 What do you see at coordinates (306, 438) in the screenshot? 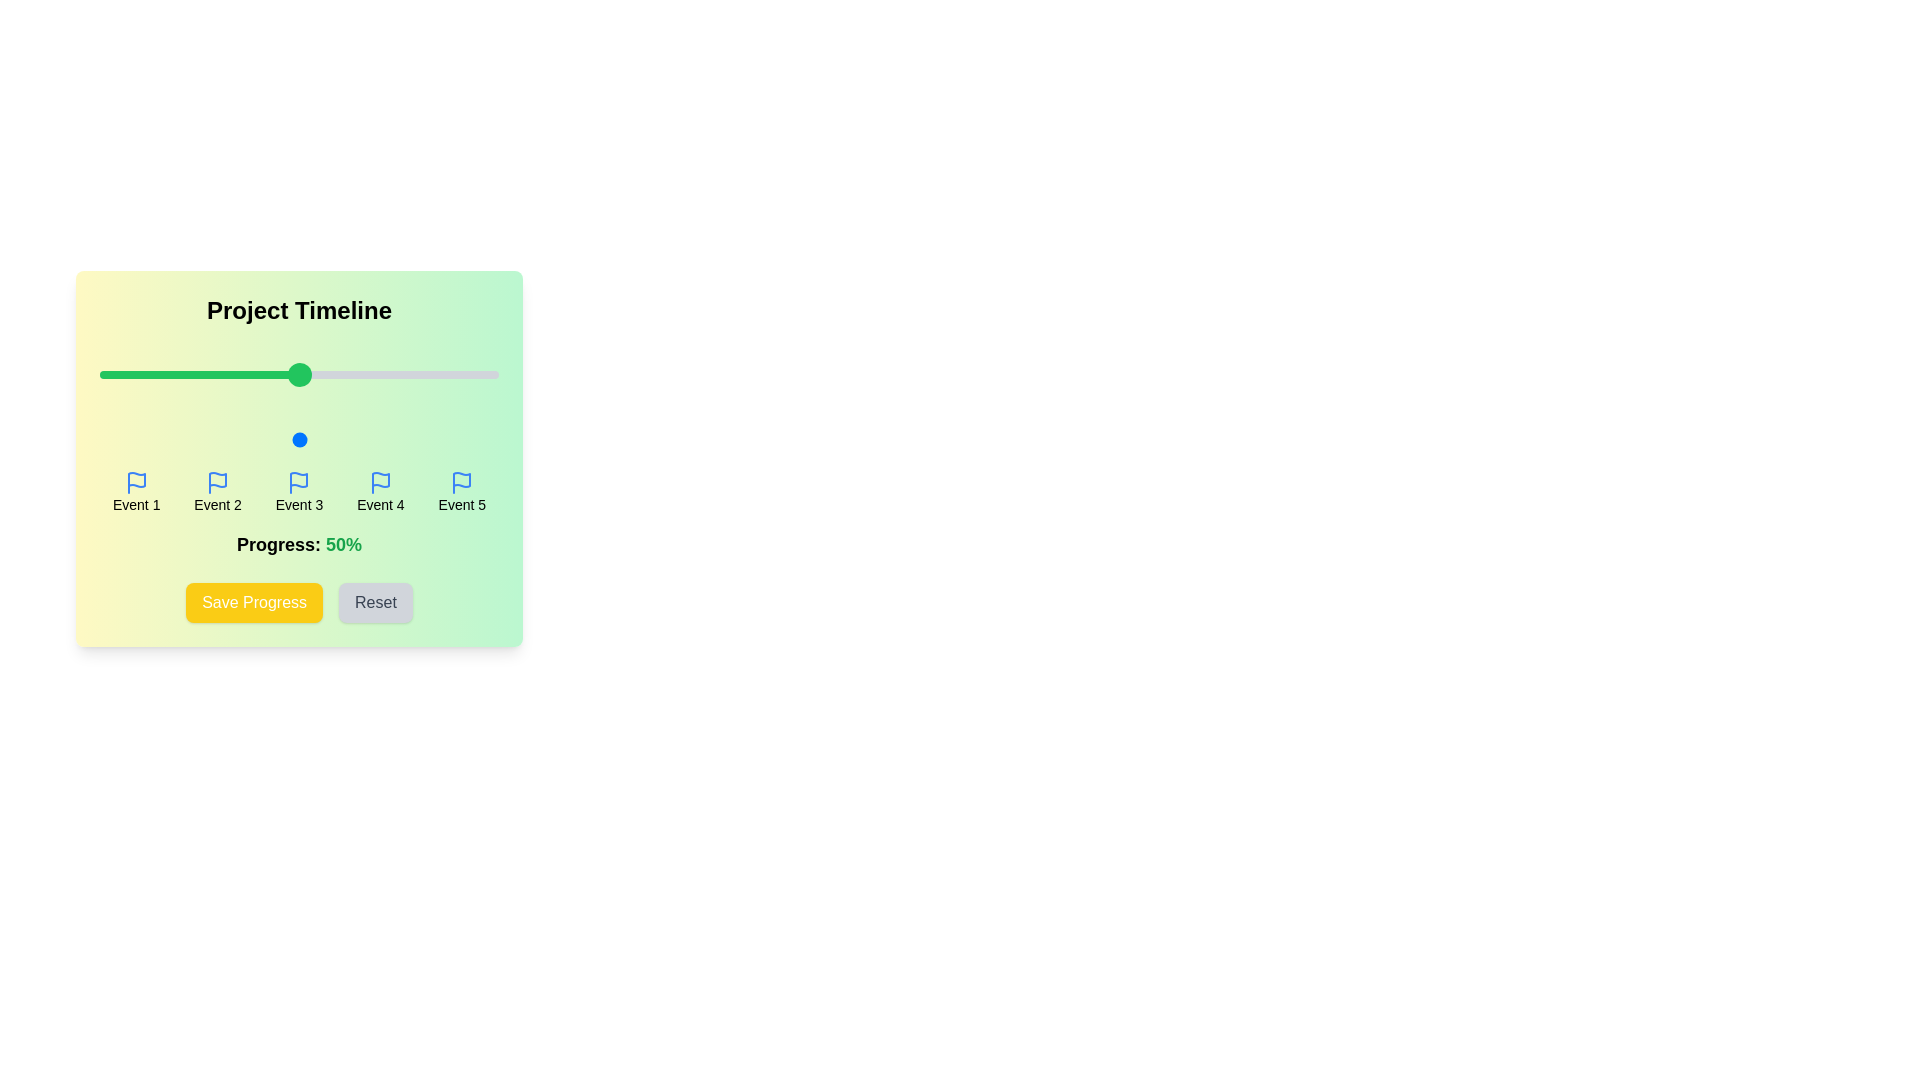
I see `the timeline progress to 52% by adjusting the slider` at bounding box center [306, 438].